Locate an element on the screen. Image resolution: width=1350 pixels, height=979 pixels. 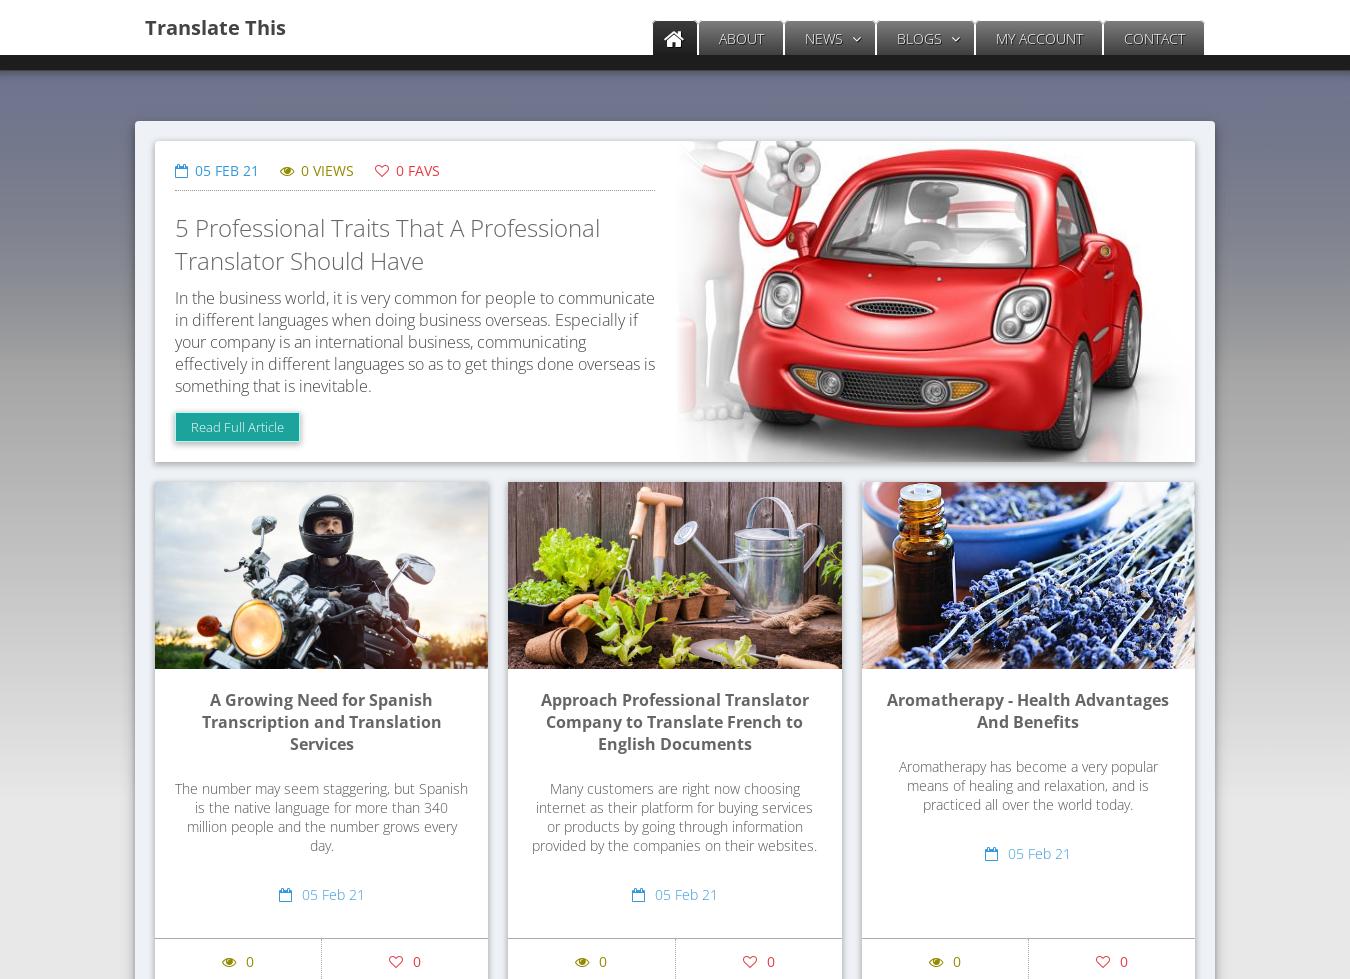
'Many customers are right now choosing internet as their platform for buying services or products by going through information provided by the companies on their websites.' is located at coordinates (674, 815).